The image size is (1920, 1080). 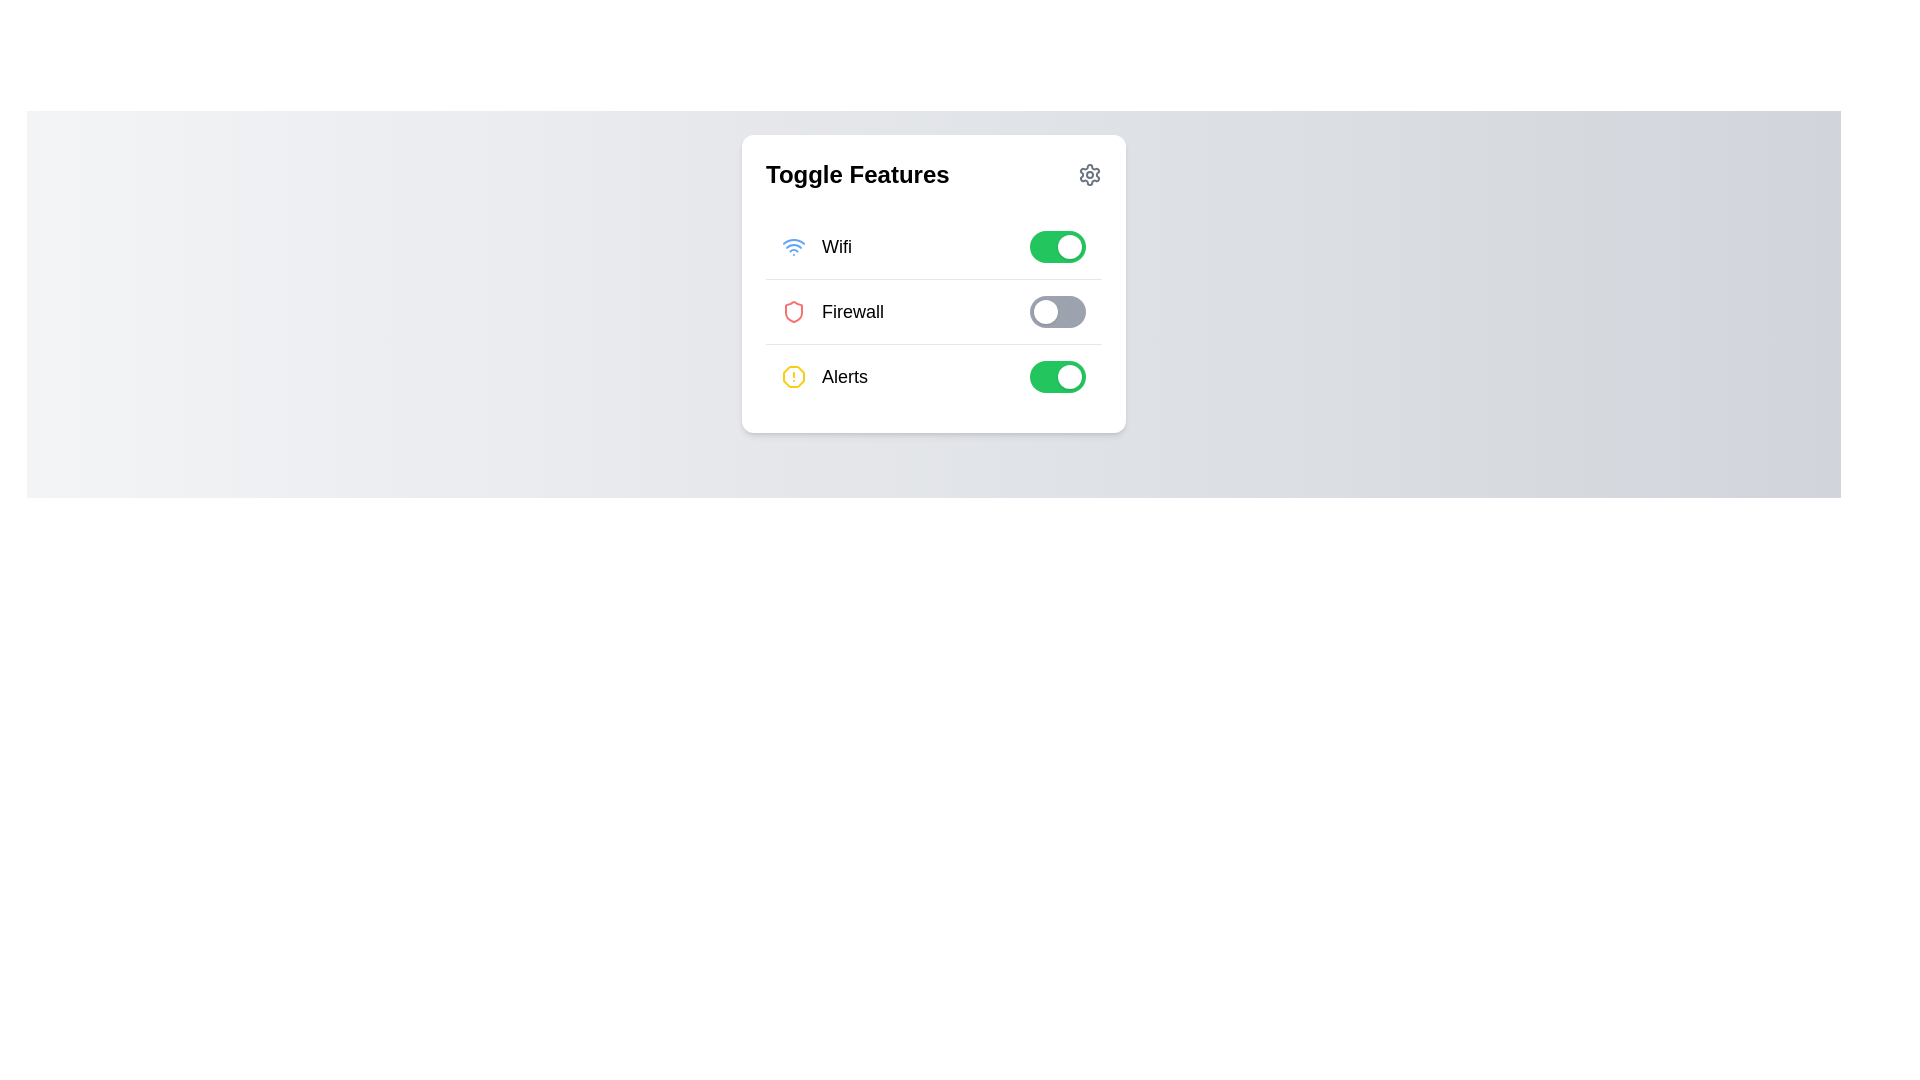 What do you see at coordinates (1088, 173) in the screenshot?
I see `the settings icon button shaped like a circular gear located in the upper-right corner of the header section, next to the 'Toggle Features' text` at bounding box center [1088, 173].